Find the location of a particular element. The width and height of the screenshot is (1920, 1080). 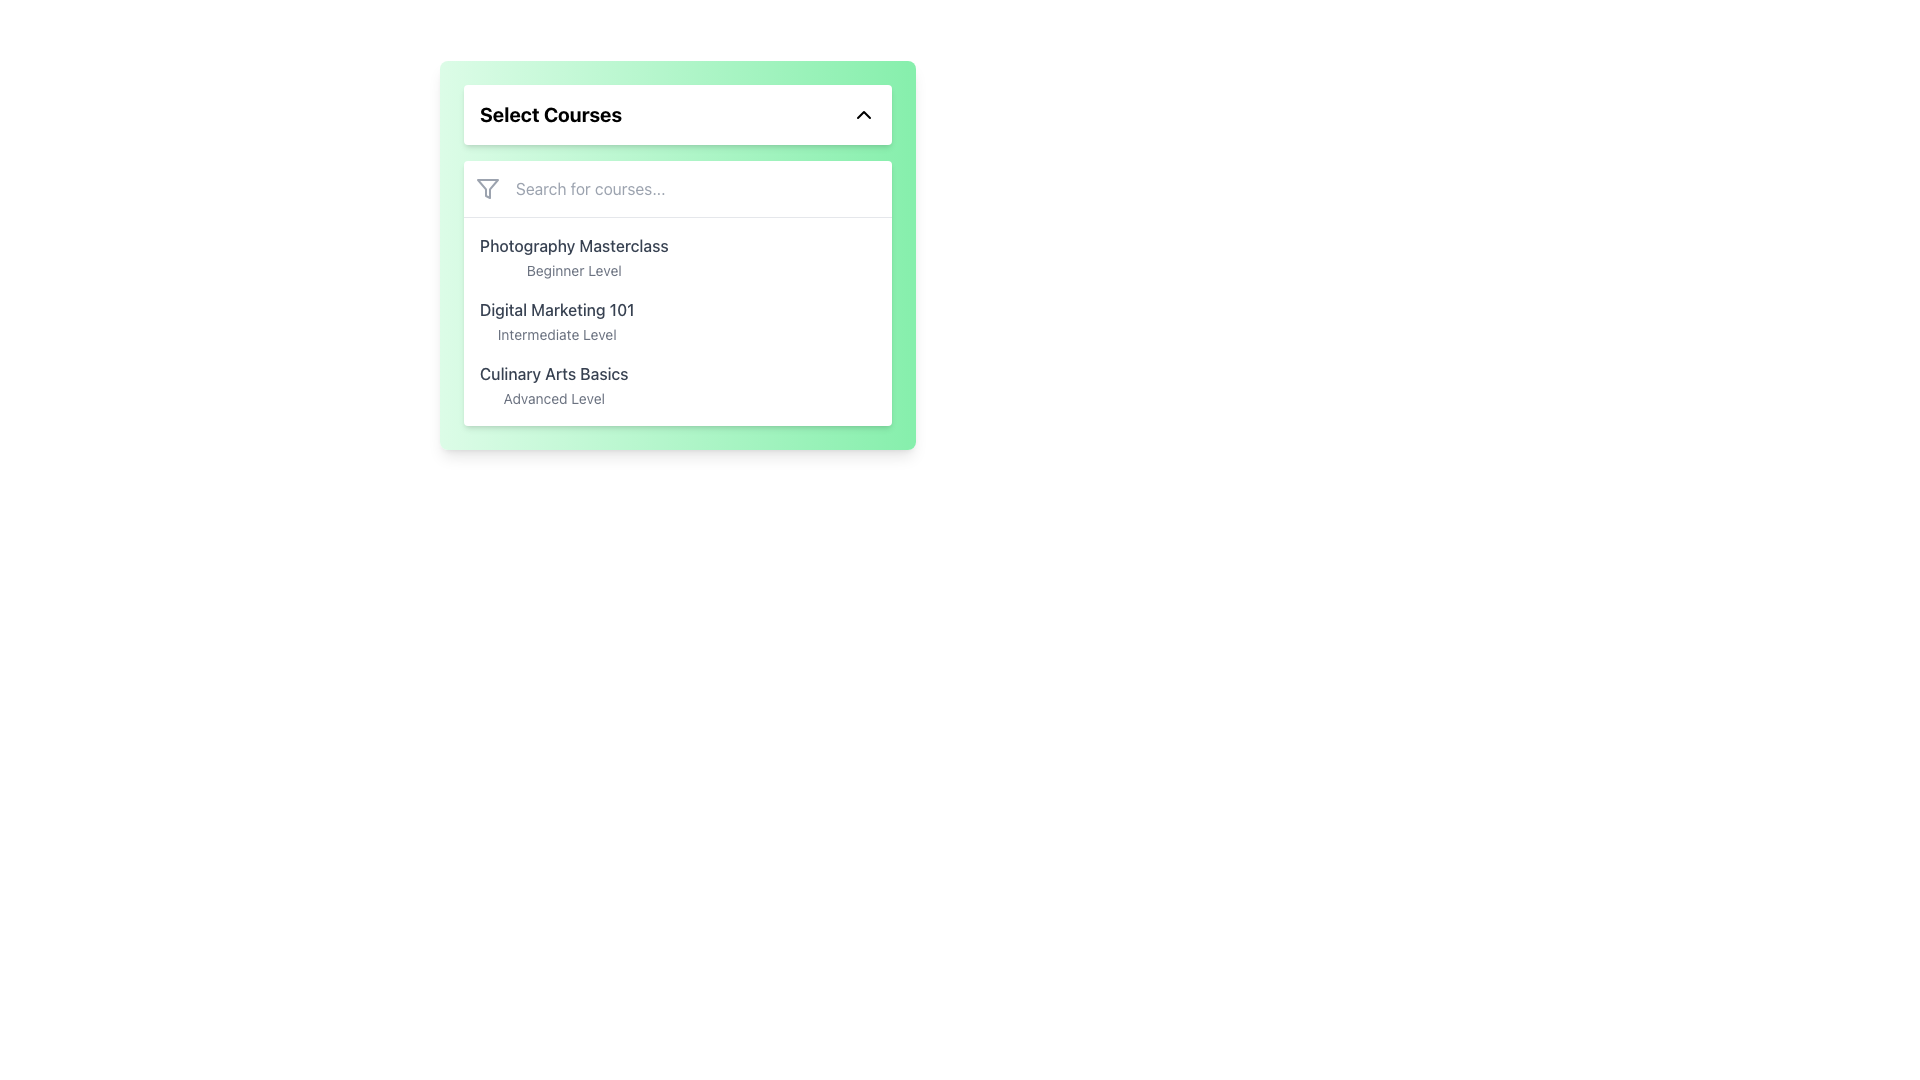

the list item displaying 'Digital Marketing 101' is located at coordinates (677, 320).